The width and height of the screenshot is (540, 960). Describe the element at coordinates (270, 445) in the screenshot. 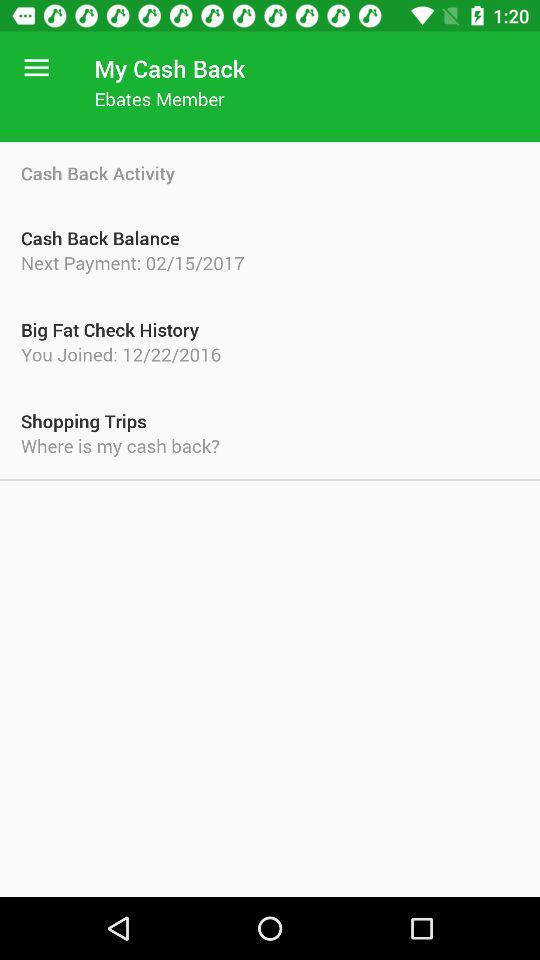

I see `icon below shopping trips` at that location.